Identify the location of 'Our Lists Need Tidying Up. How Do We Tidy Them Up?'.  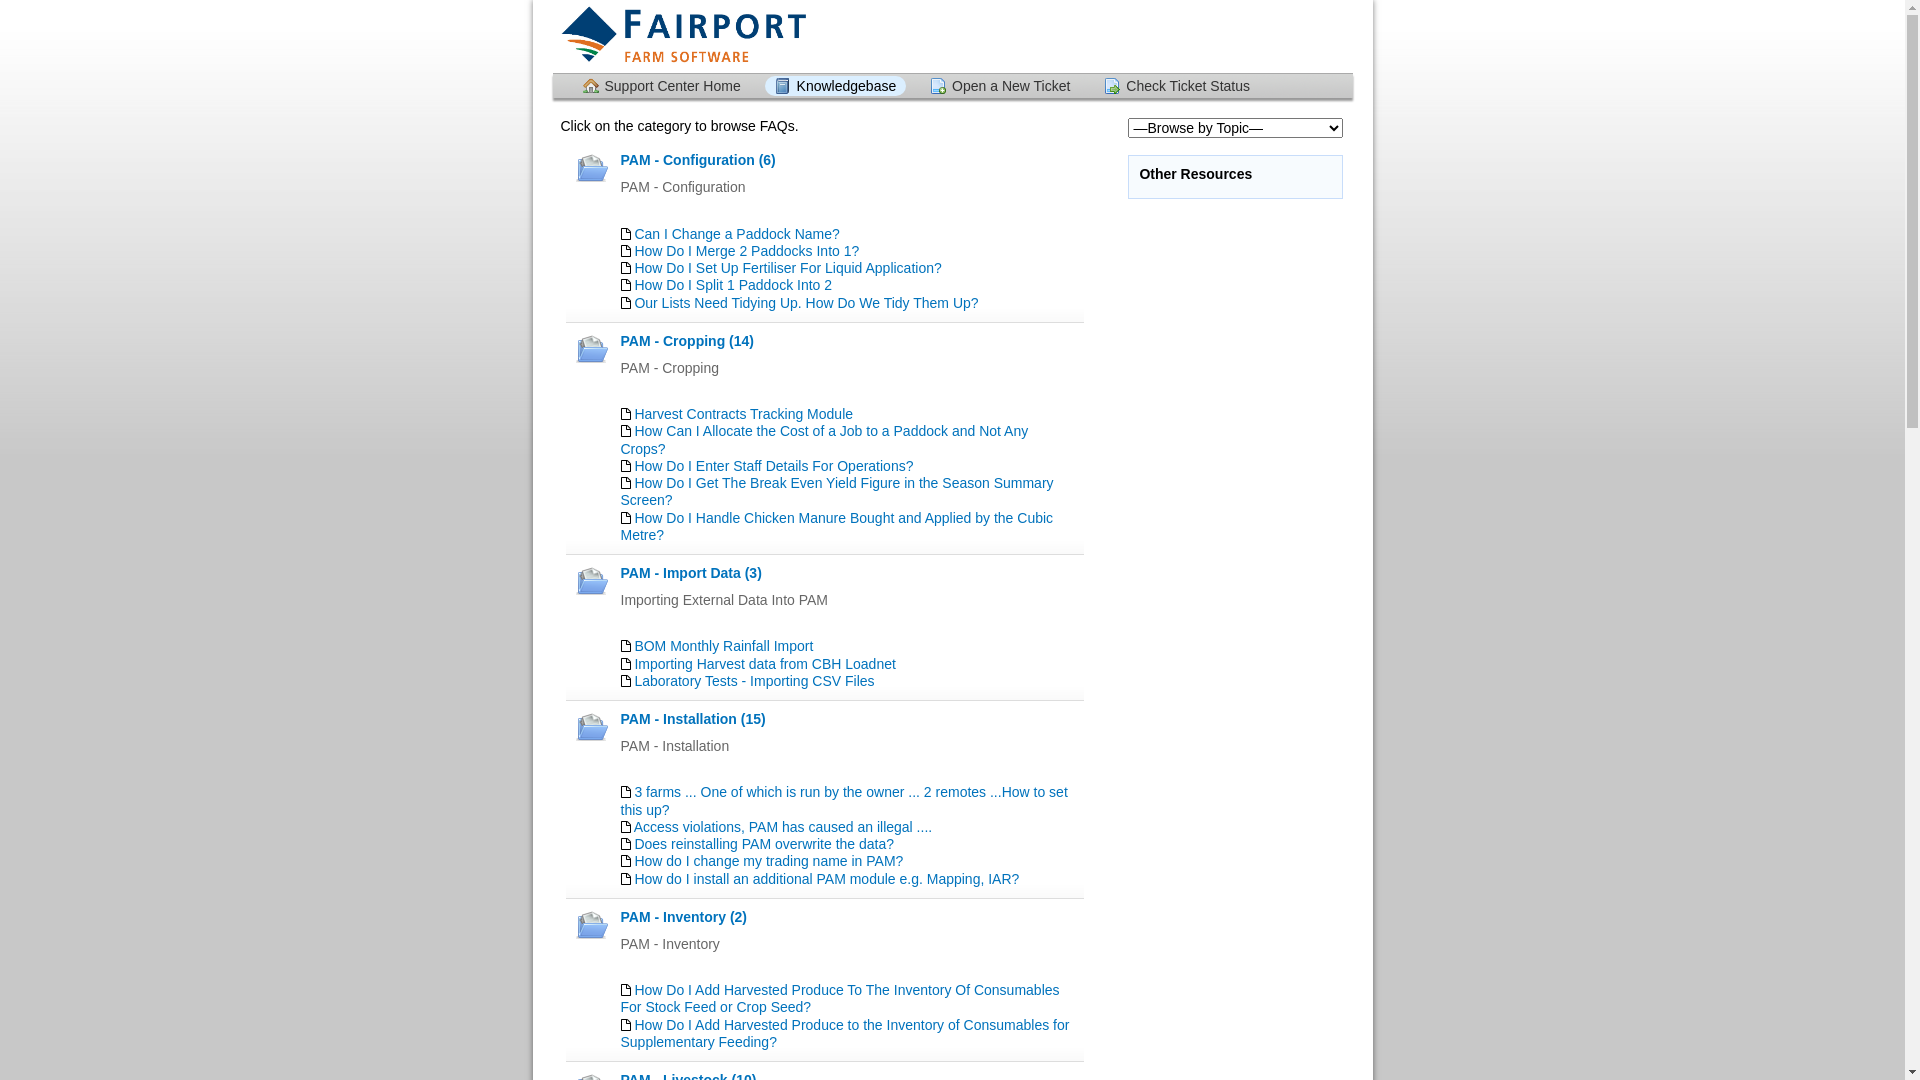
(806, 303).